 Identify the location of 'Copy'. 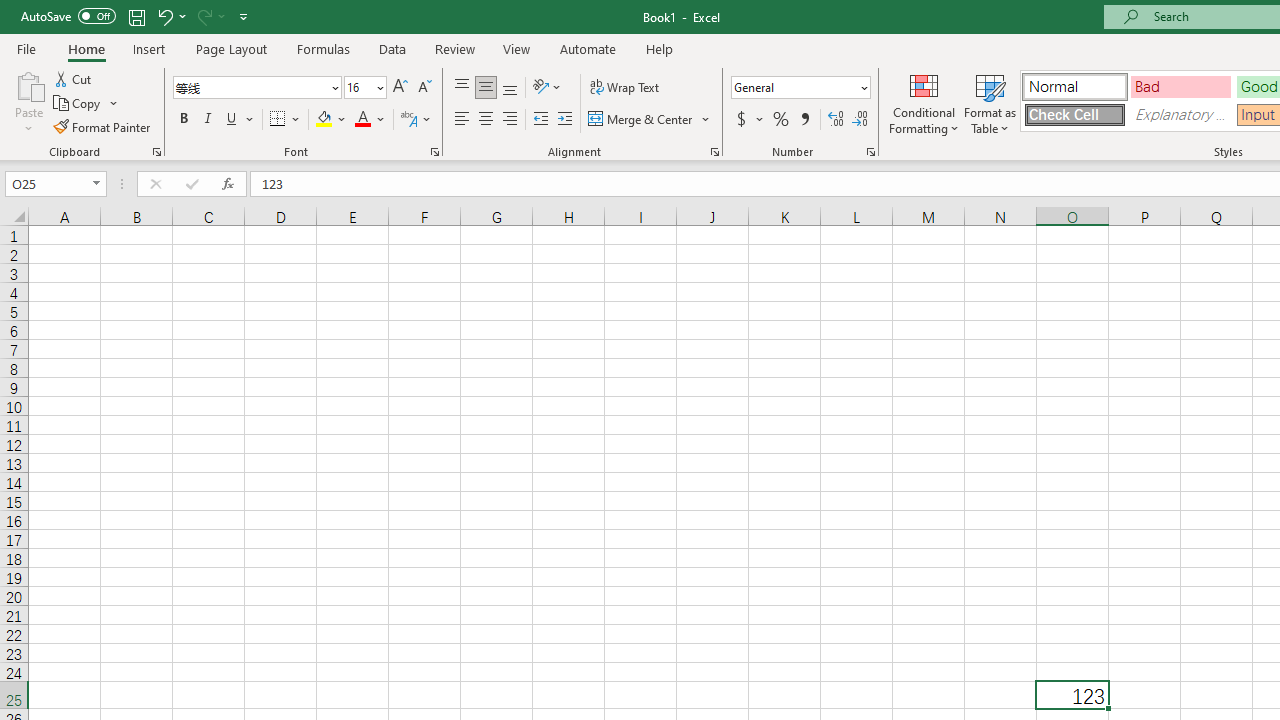
(78, 103).